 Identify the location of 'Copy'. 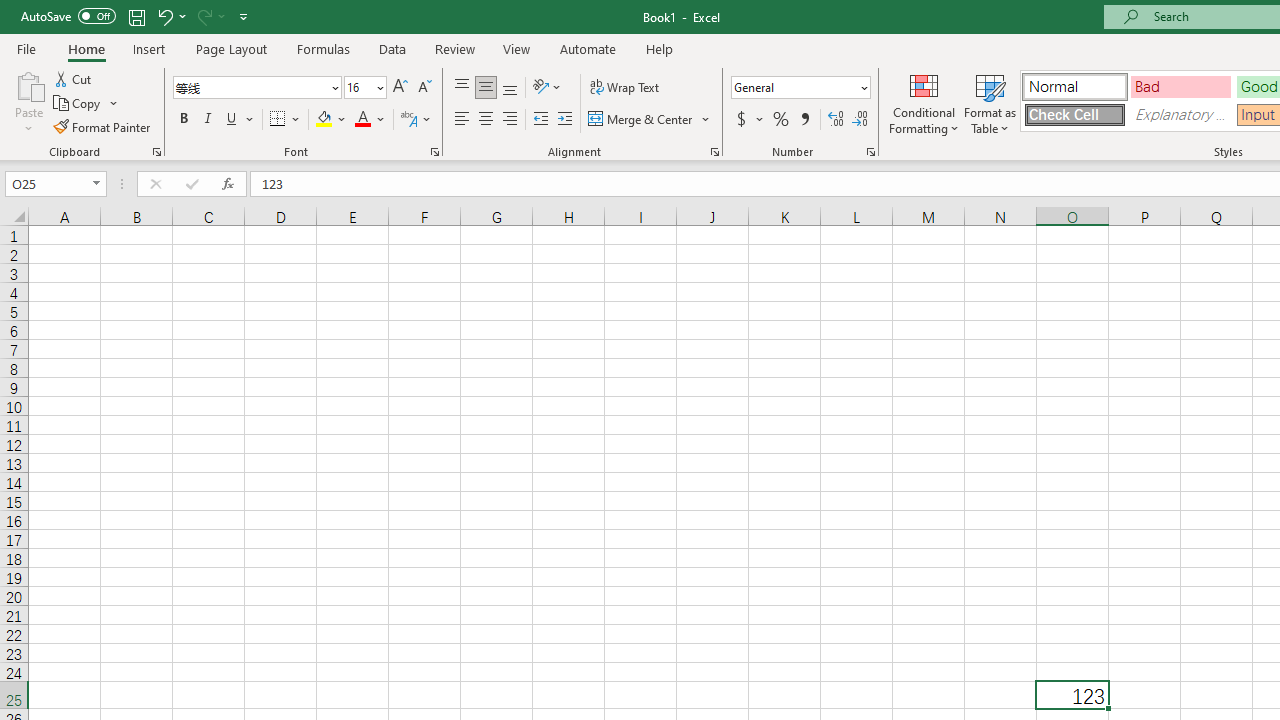
(78, 103).